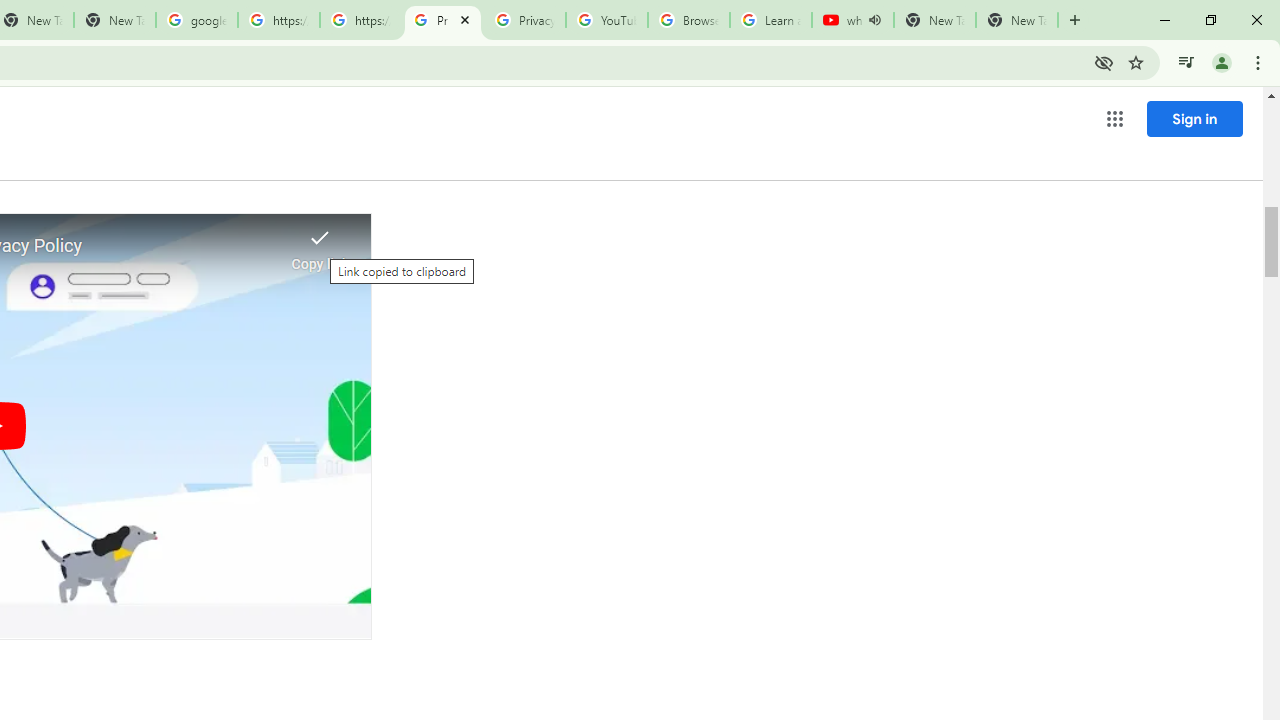 Image resolution: width=1280 pixels, height=720 pixels. Describe the element at coordinates (688, 20) in the screenshot. I see `'Browse Chrome as a guest - Computer - Google Chrome Help'` at that location.